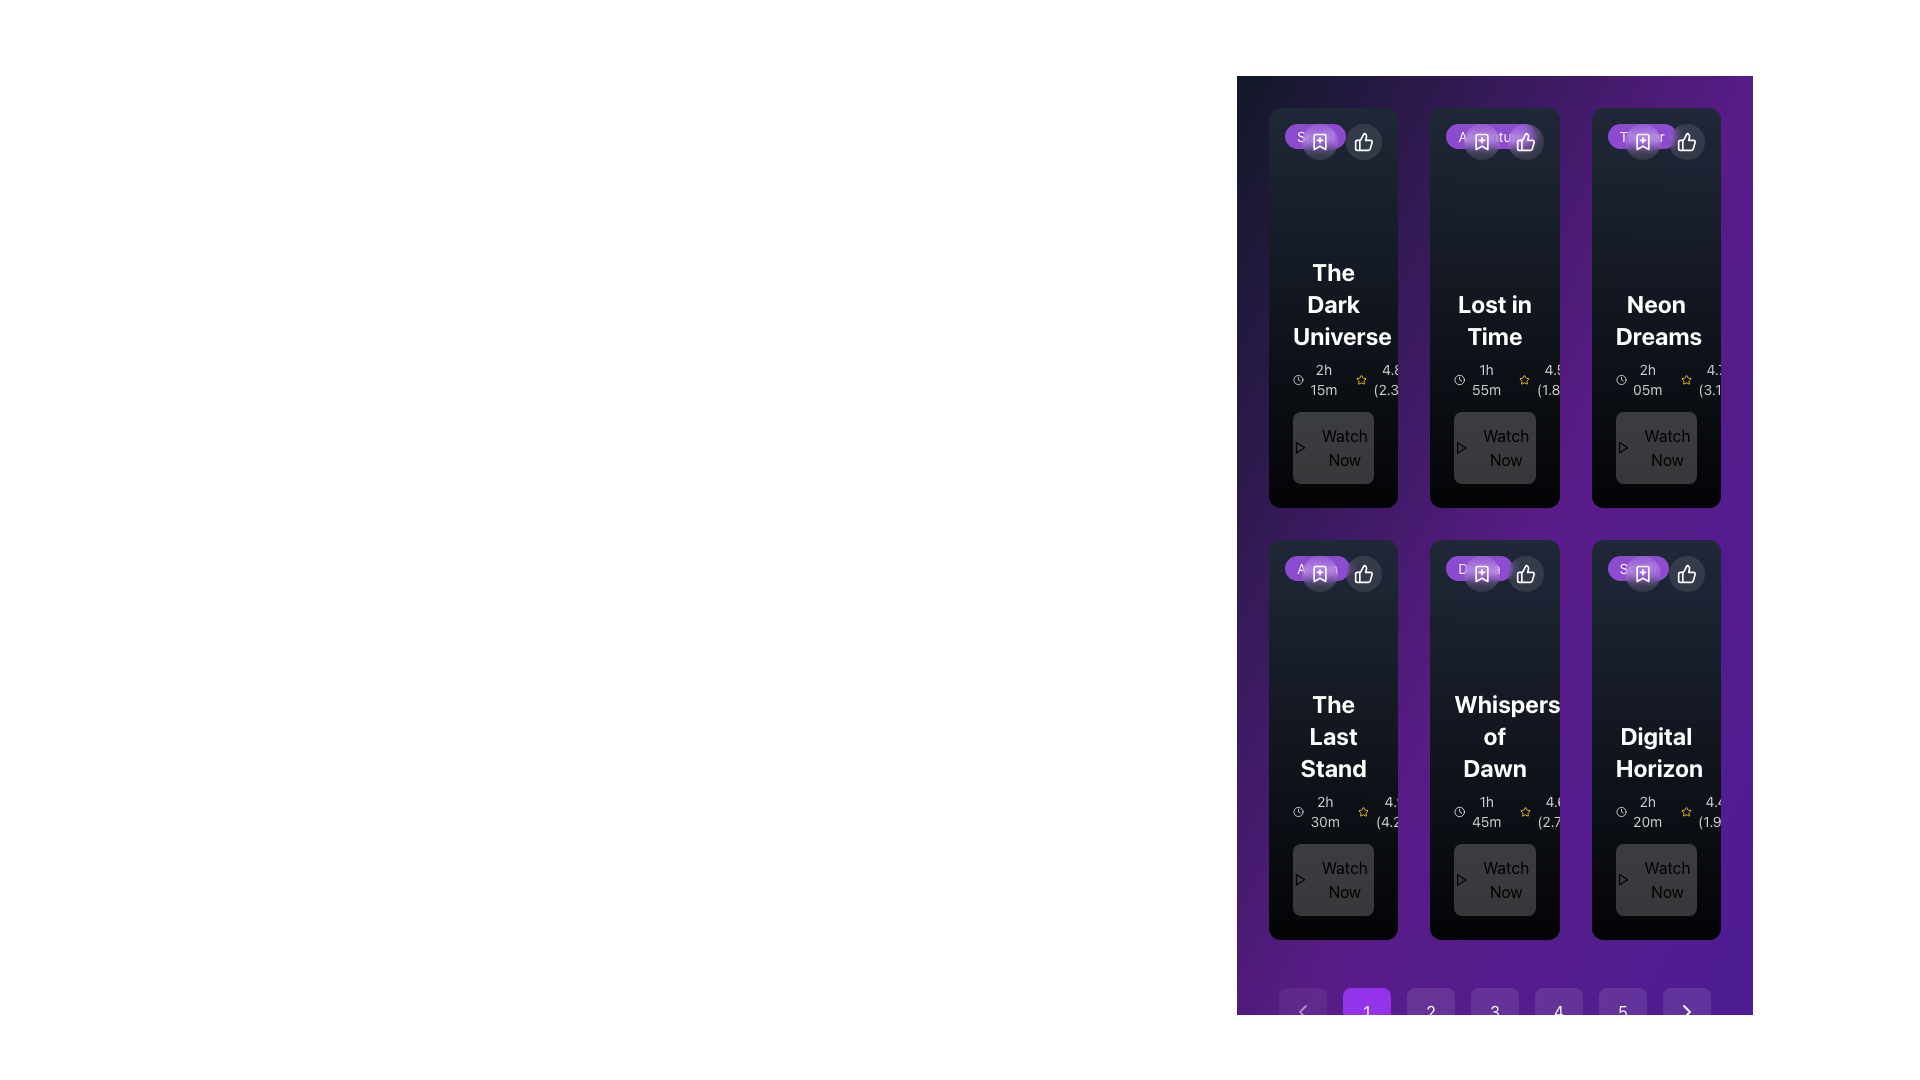 The width and height of the screenshot is (1920, 1080). What do you see at coordinates (1478, 380) in the screenshot?
I see `the duration text element located in the 'Lost in Time' card, which is positioned in the second column beneath the card's title and above the bottom buttons` at bounding box center [1478, 380].